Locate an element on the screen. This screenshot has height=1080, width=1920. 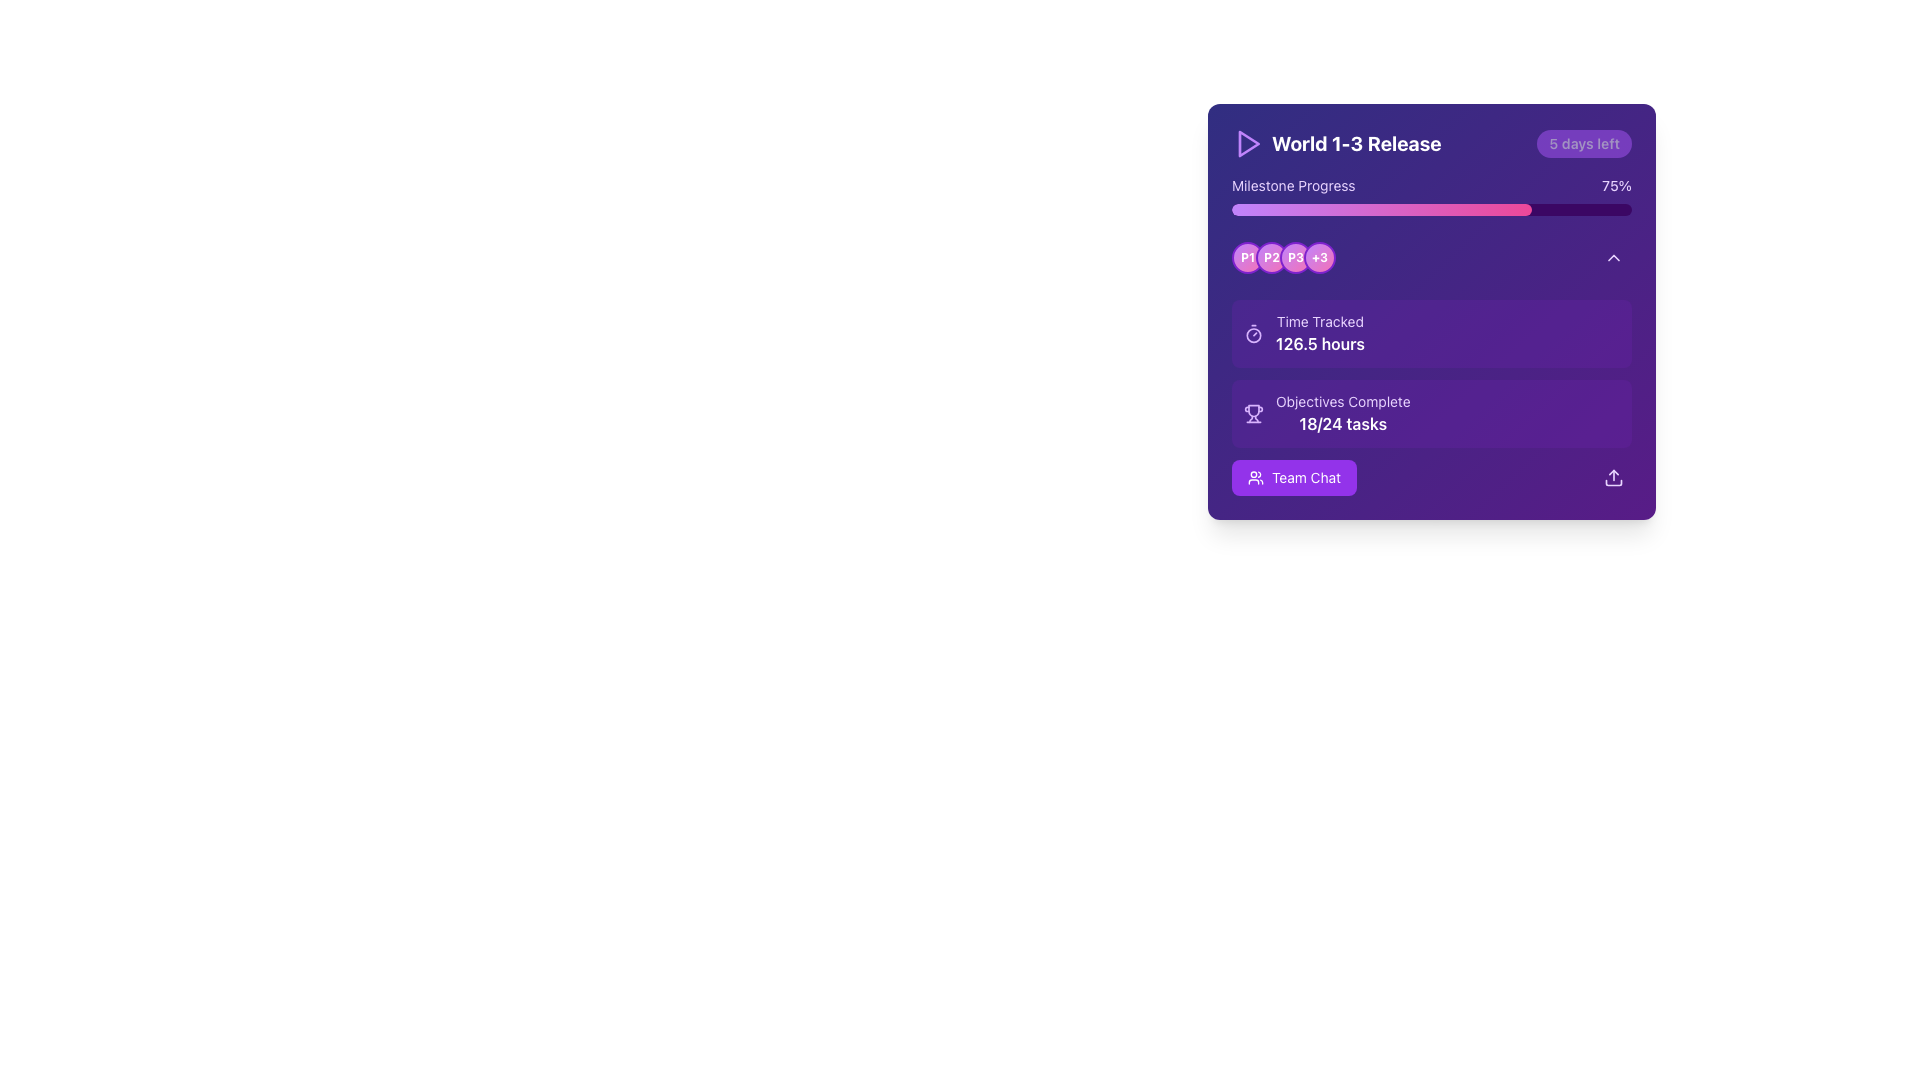
the 'Team Chat' icon, which represents user interaction and collaboration, located on the left side of the 'Team Chat' button at the bottom of a purple card is located at coordinates (1255, 478).